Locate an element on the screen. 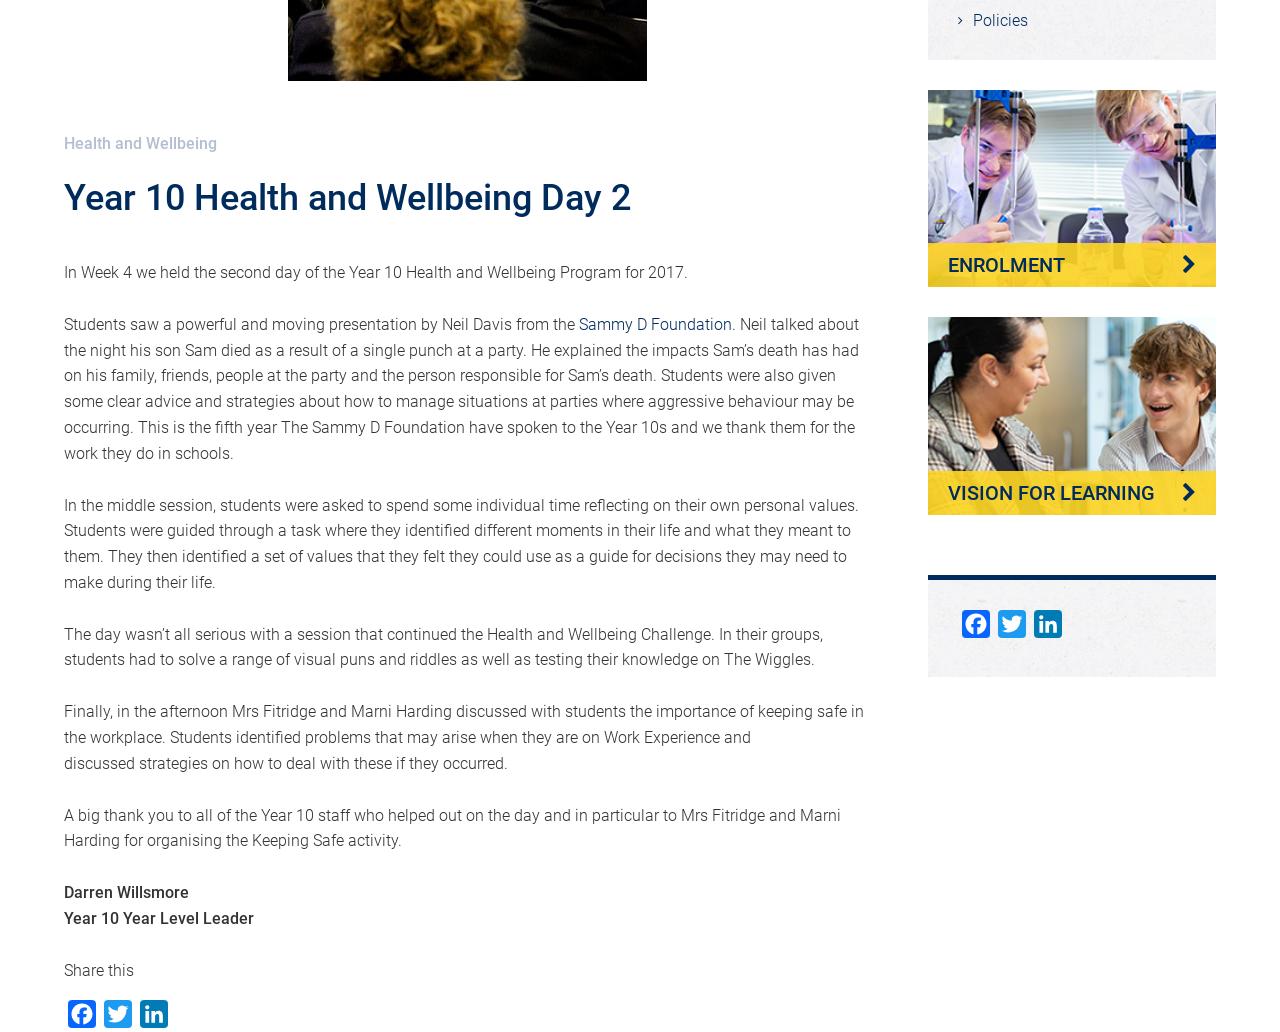 The image size is (1280, 1032). '. Neil talked about the night his son Sam died as a result of a single punch at a party. He explained the impacts Sam’s death has had on his family, friends, people at the party and the person responsible for Sam’s death. Students were also given some clear advice and strategies about how to manage situations at parties where aggressive behaviour may be occurring. This is the fifth year The Sammy D Foundation have spoken to the Year 10s and we thank them for the work they do in schools.' is located at coordinates (64, 387).